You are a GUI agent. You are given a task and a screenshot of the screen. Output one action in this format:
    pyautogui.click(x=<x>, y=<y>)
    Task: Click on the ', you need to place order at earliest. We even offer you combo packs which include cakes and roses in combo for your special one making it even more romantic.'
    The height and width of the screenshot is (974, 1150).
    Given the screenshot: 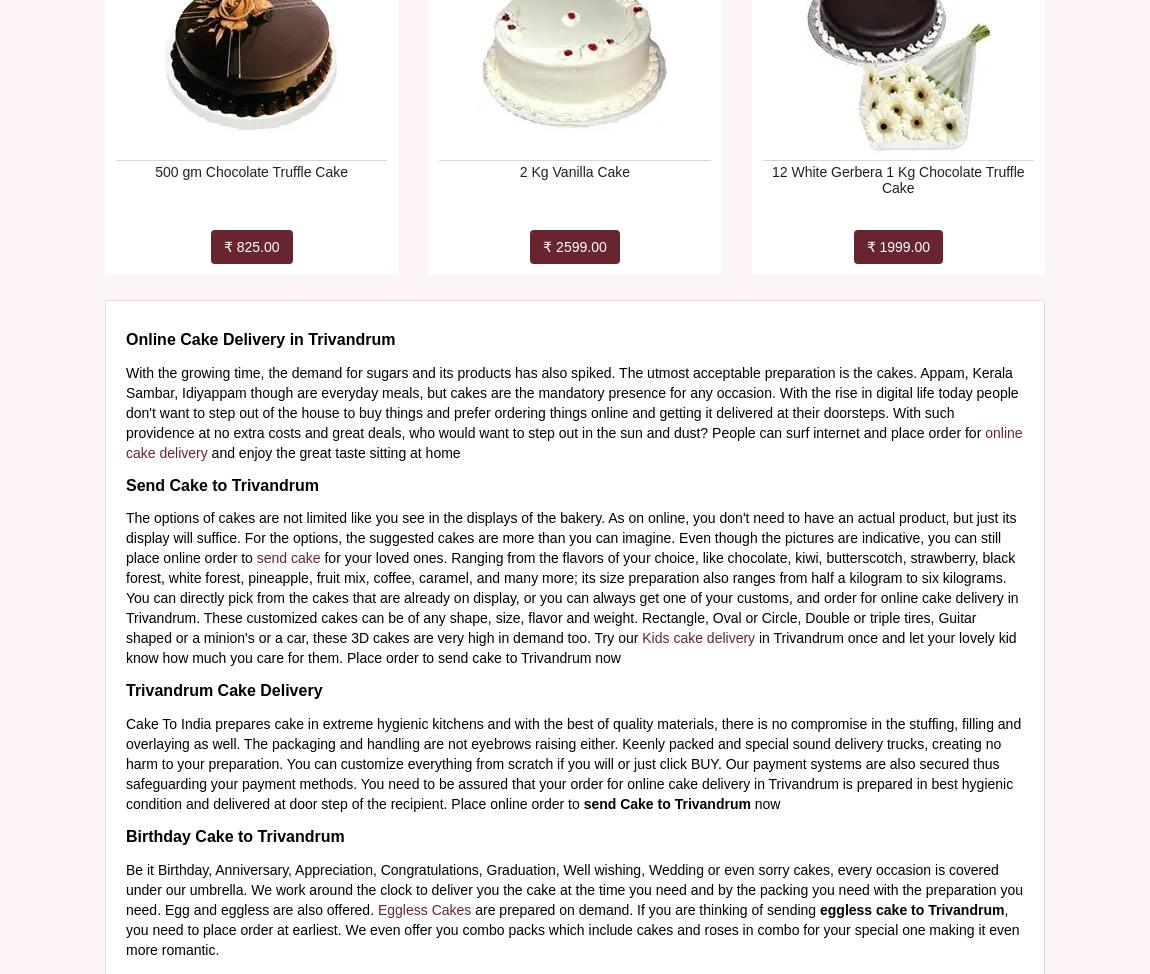 What is the action you would take?
    pyautogui.click(x=572, y=928)
    